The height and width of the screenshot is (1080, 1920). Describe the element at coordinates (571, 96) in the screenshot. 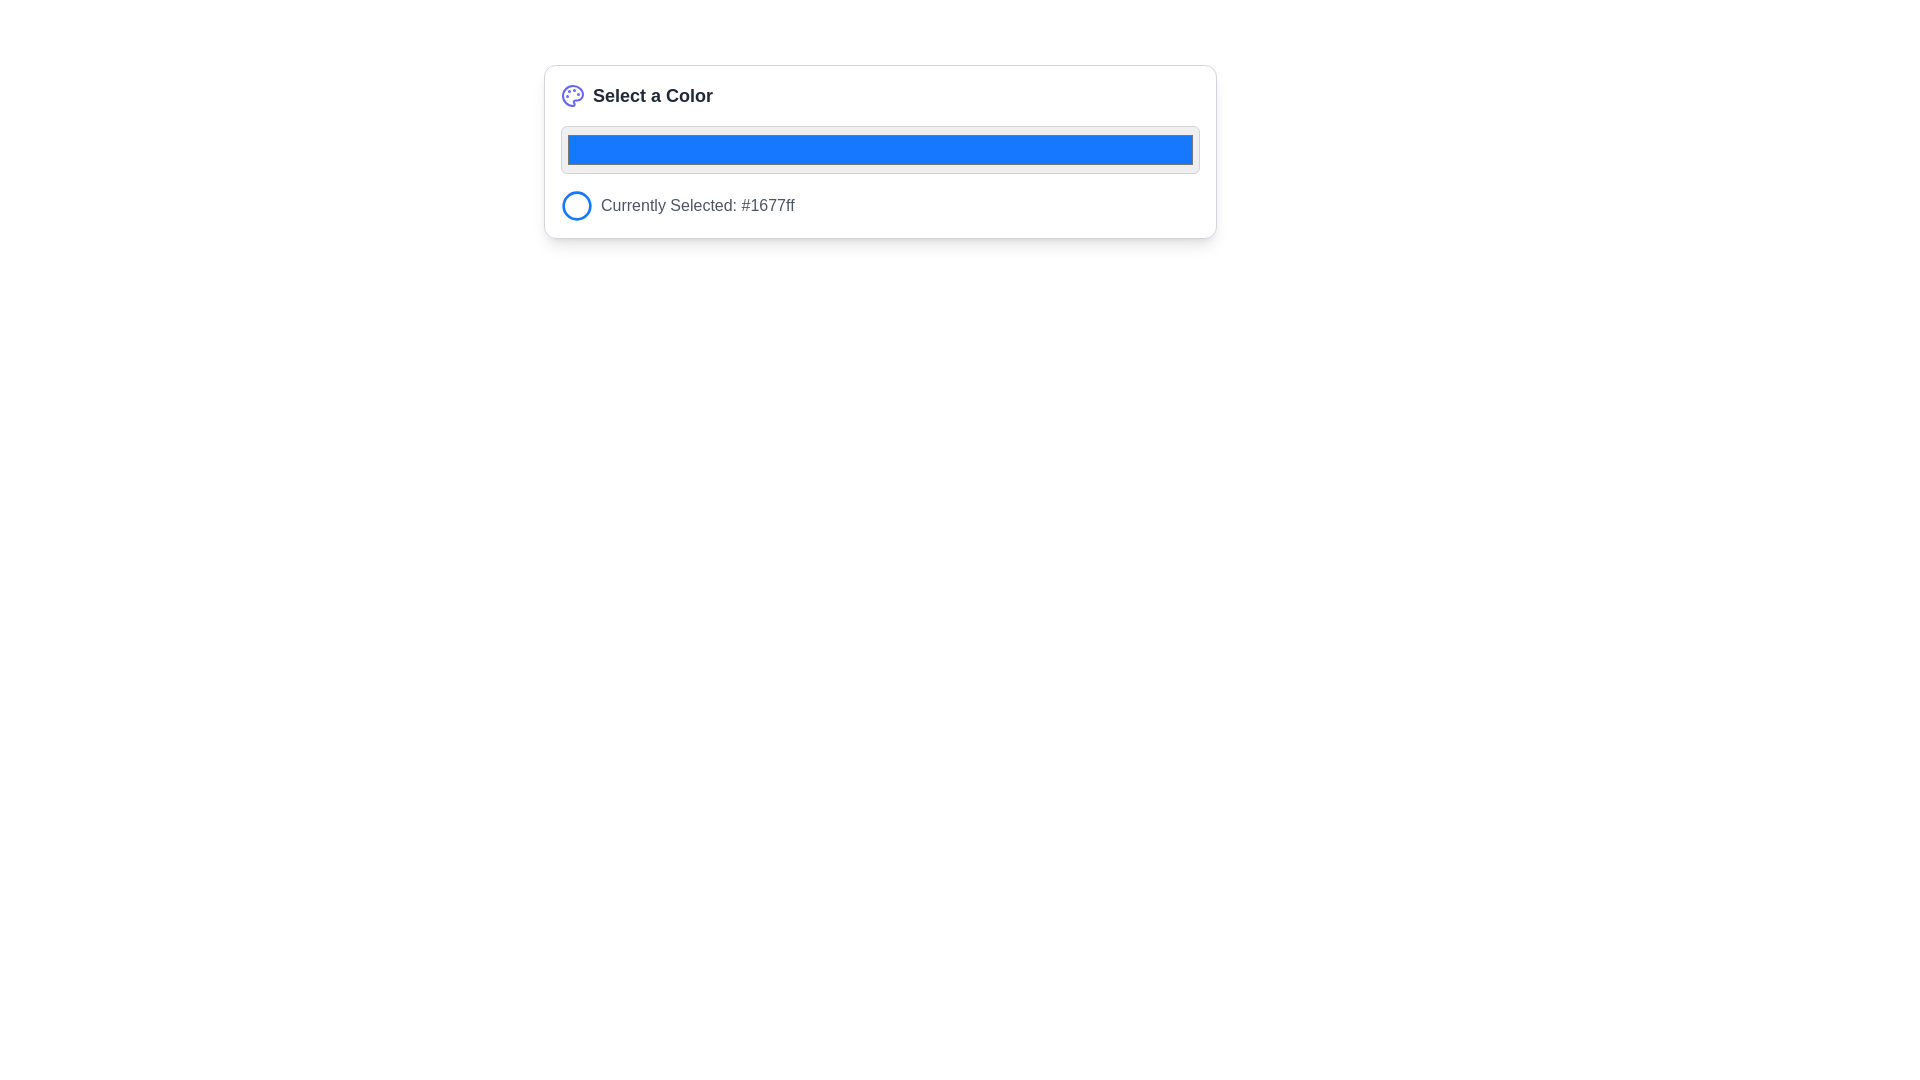

I see `the color selection icon located at the far left of the horizontal group, preceding the text 'Select a Color'` at that location.